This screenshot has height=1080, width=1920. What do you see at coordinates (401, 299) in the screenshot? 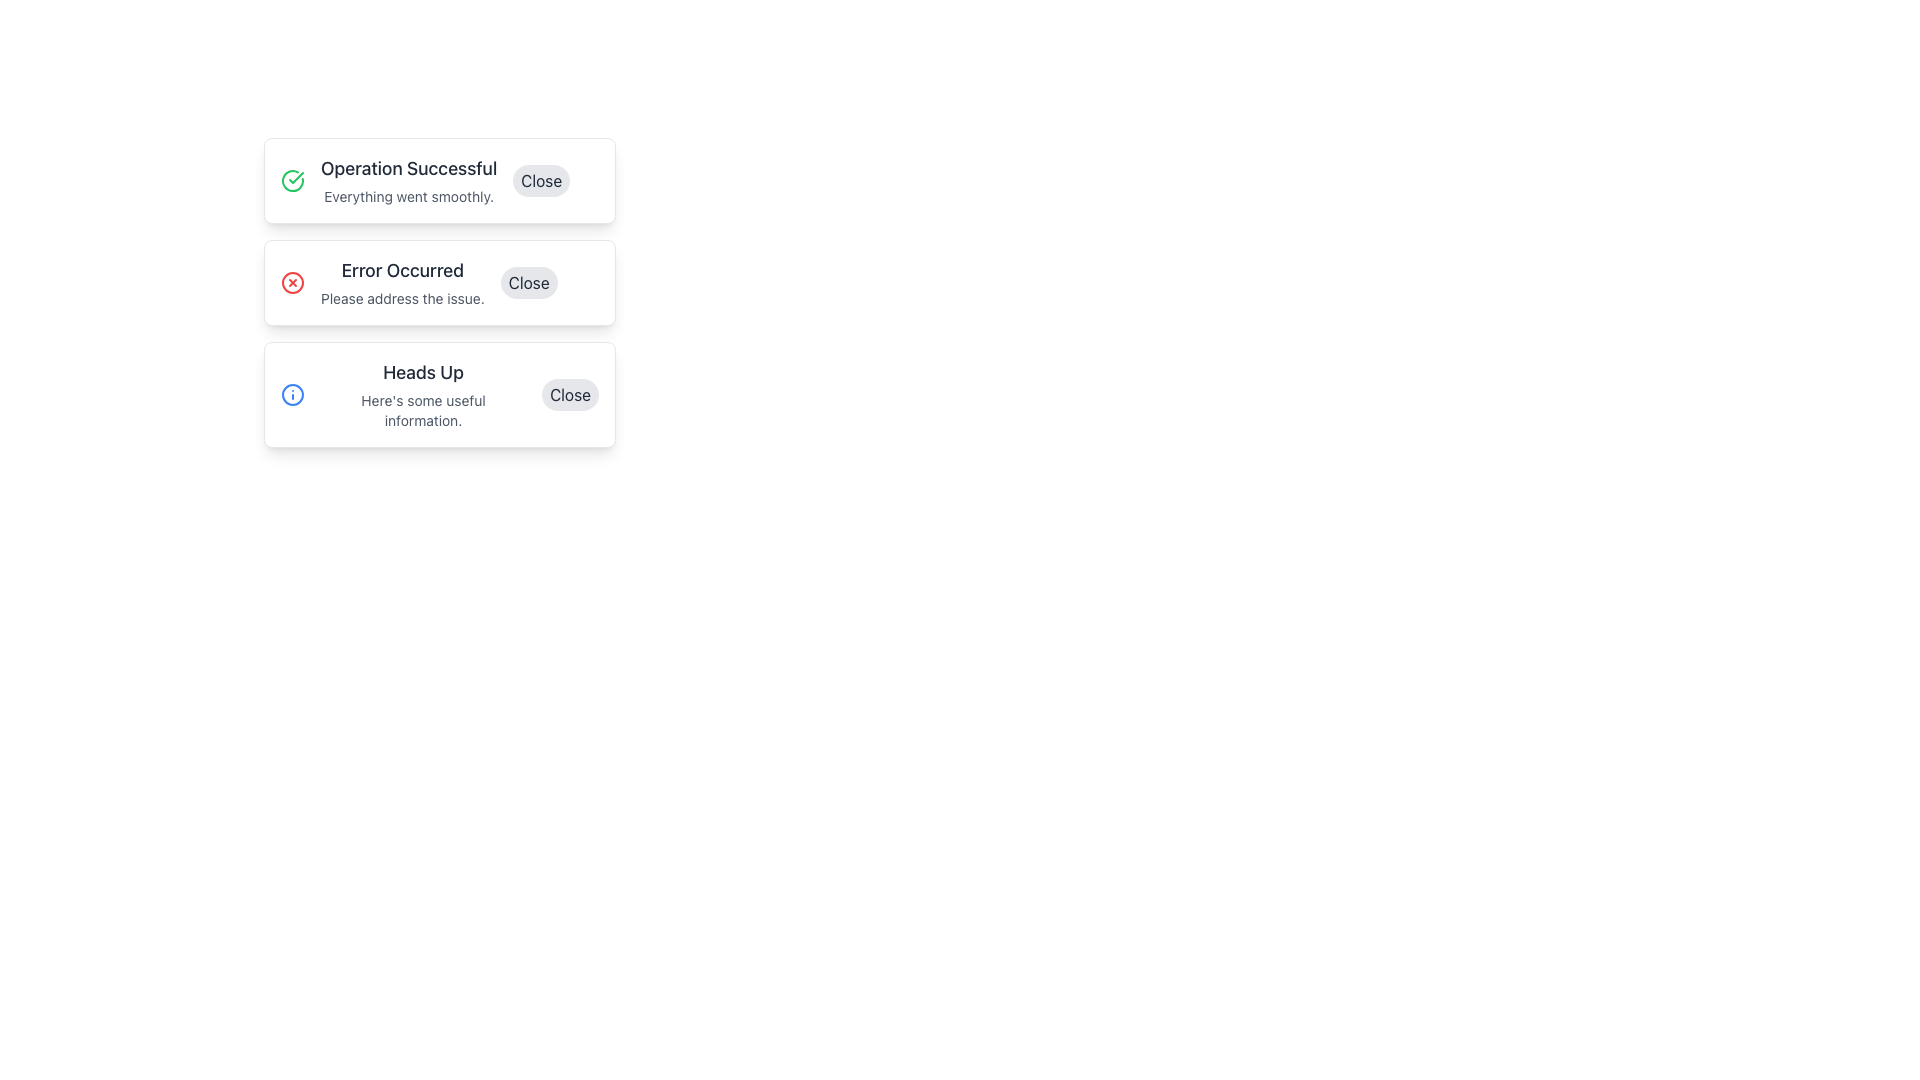
I see `the text element that says 'Please address the issue.' which is positioned under the title 'Error Occurred'` at bounding box center [401, 299].